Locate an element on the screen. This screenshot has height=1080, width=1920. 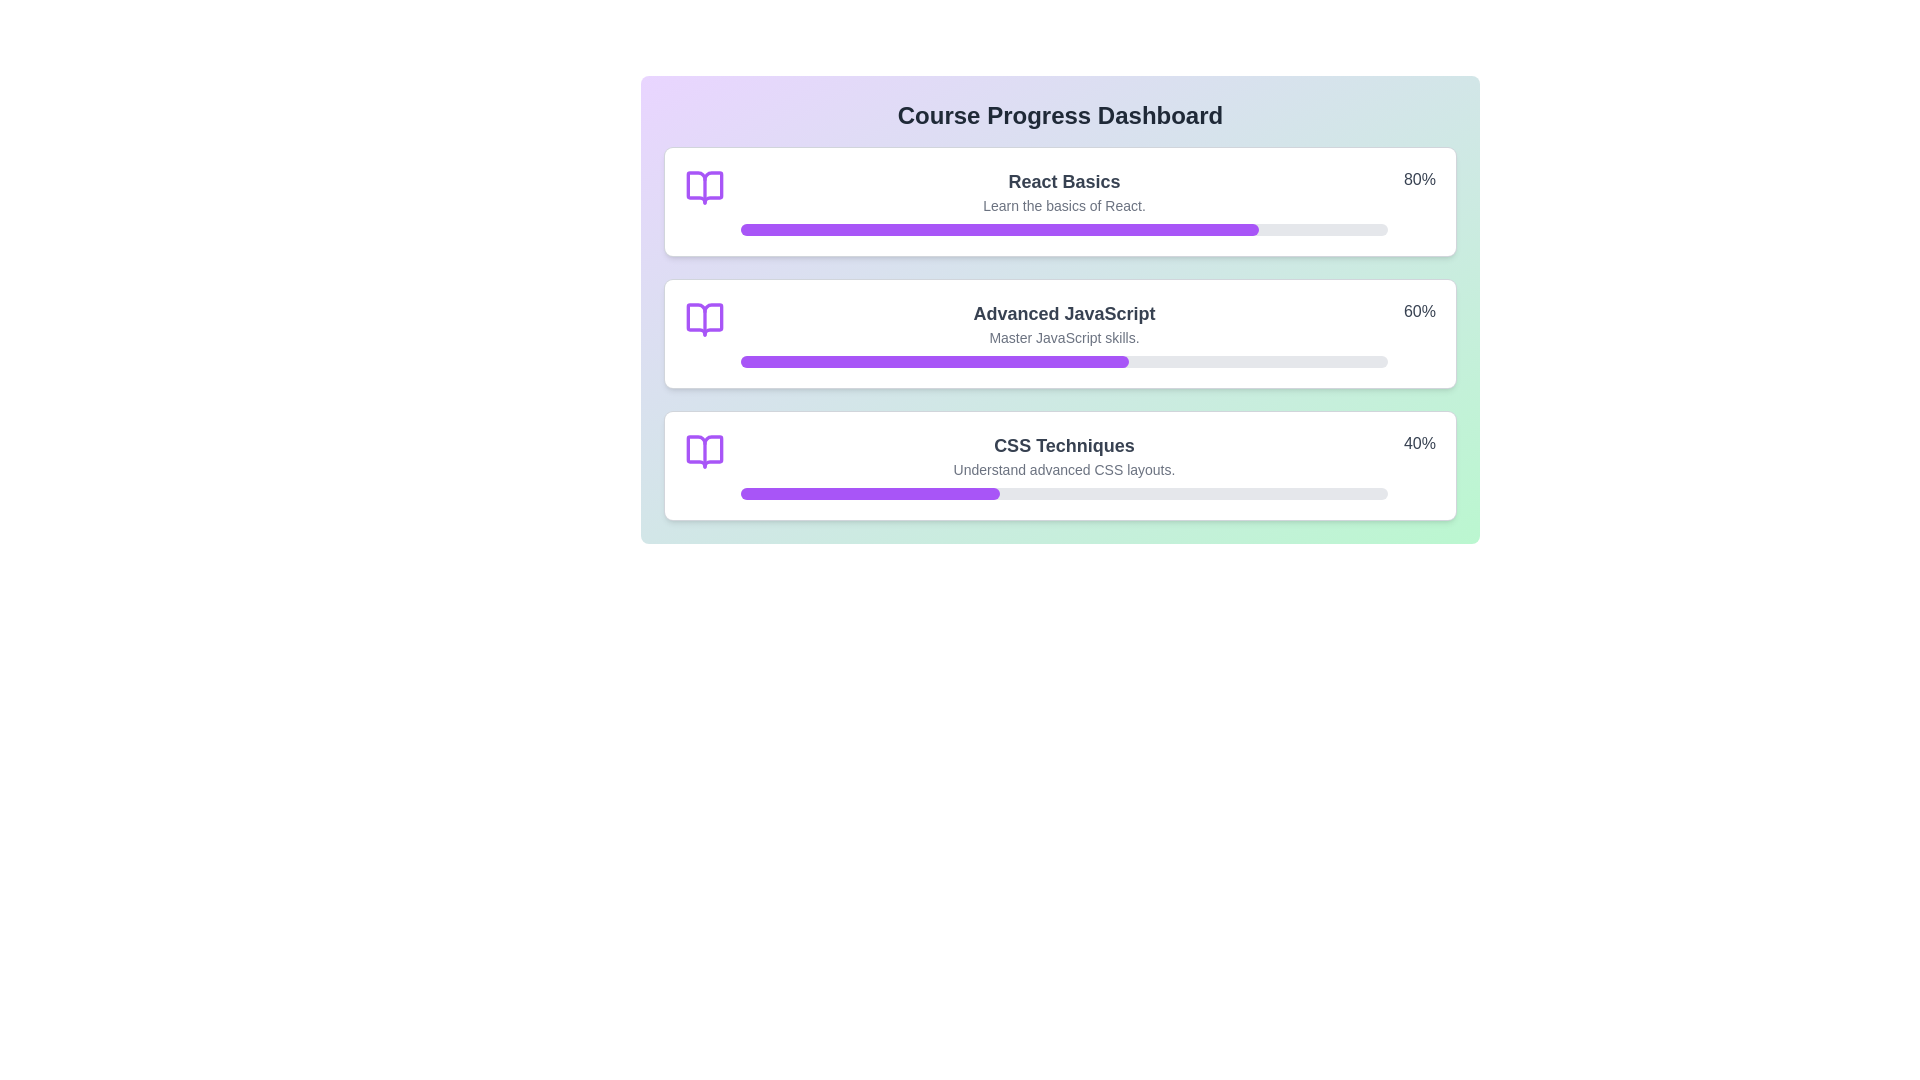
the text-based informational header that displays 'Advanced JavaScript' and 'Master JavaScript skills.' is located at coordinates (1063, 333).